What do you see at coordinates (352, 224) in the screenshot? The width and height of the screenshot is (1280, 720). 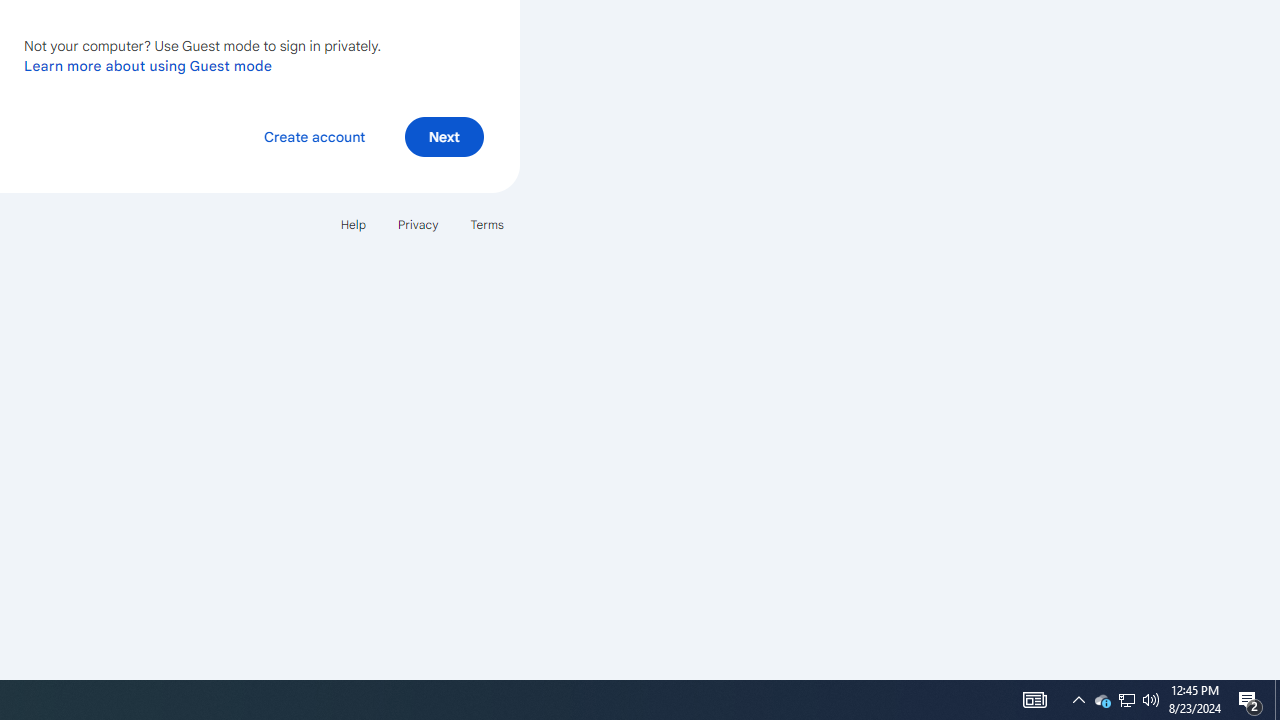 I see `'Help'` at bounding box center [352, 224].